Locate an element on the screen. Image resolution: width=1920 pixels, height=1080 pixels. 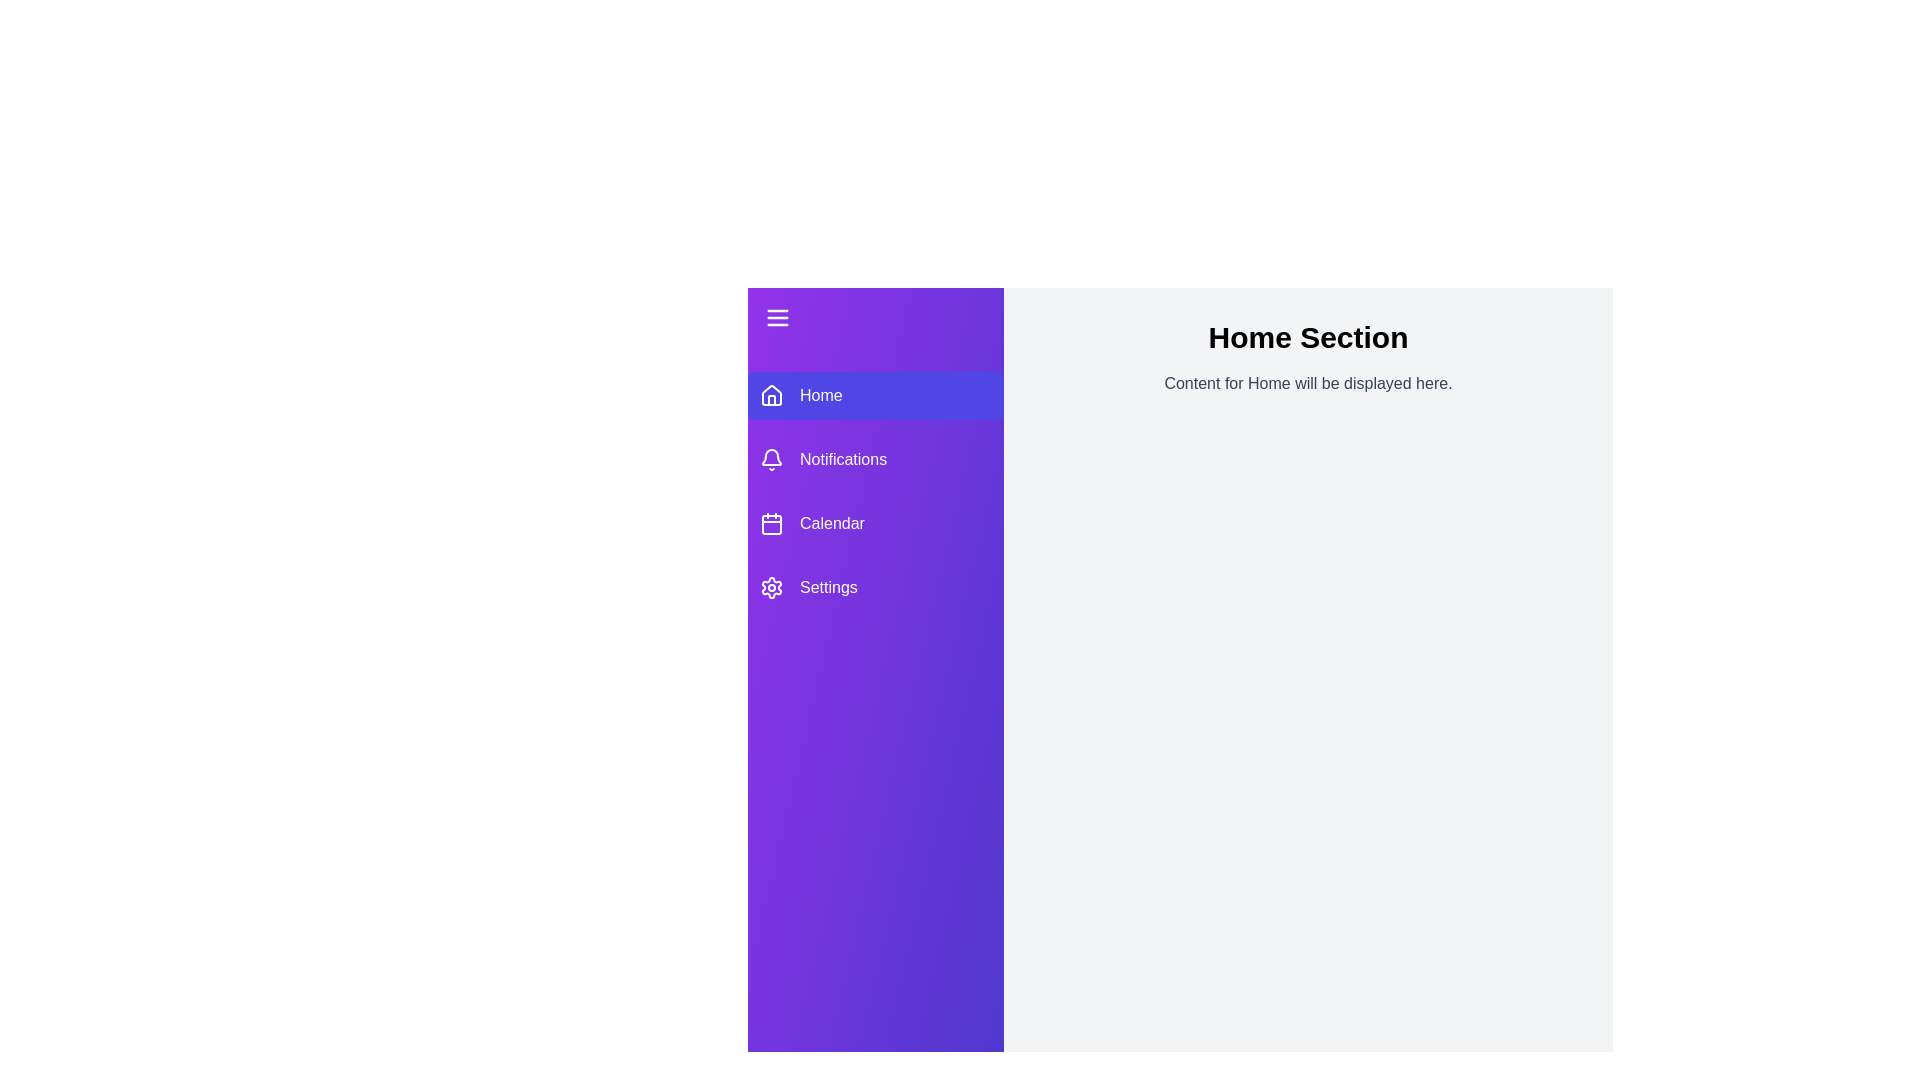
the menu item Notifications in the sidebar is located at coordinates (875, 459).